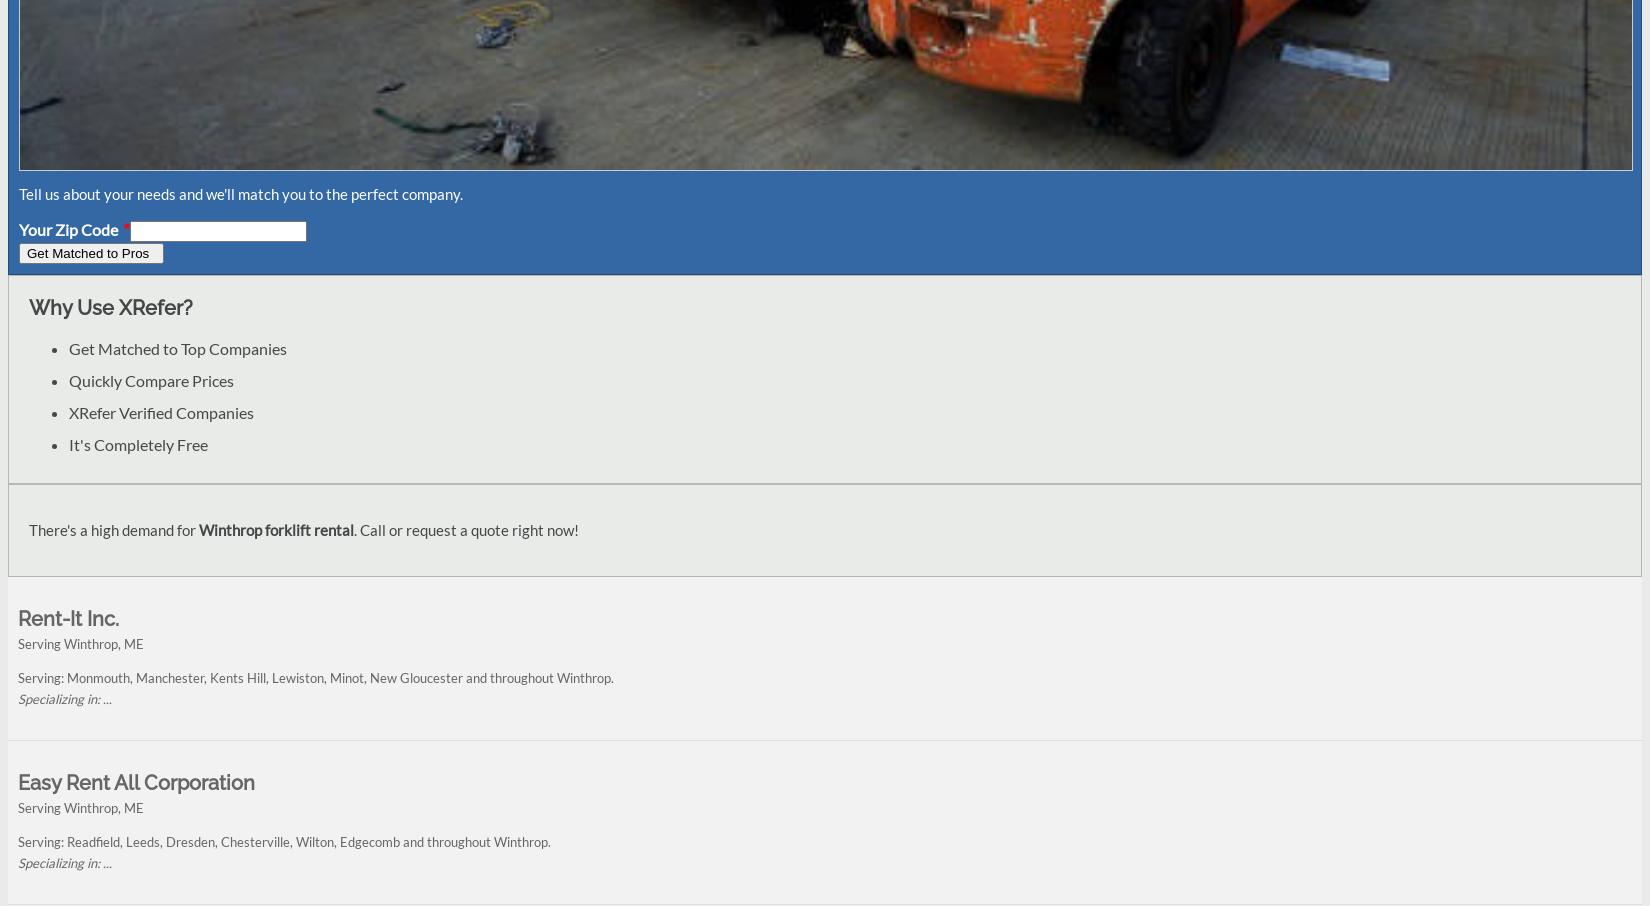 The height and width of the screenshot is (906, 1650). Describe the element at coordinates (124, 229) in the screenshot. I see `'*'` at that location.